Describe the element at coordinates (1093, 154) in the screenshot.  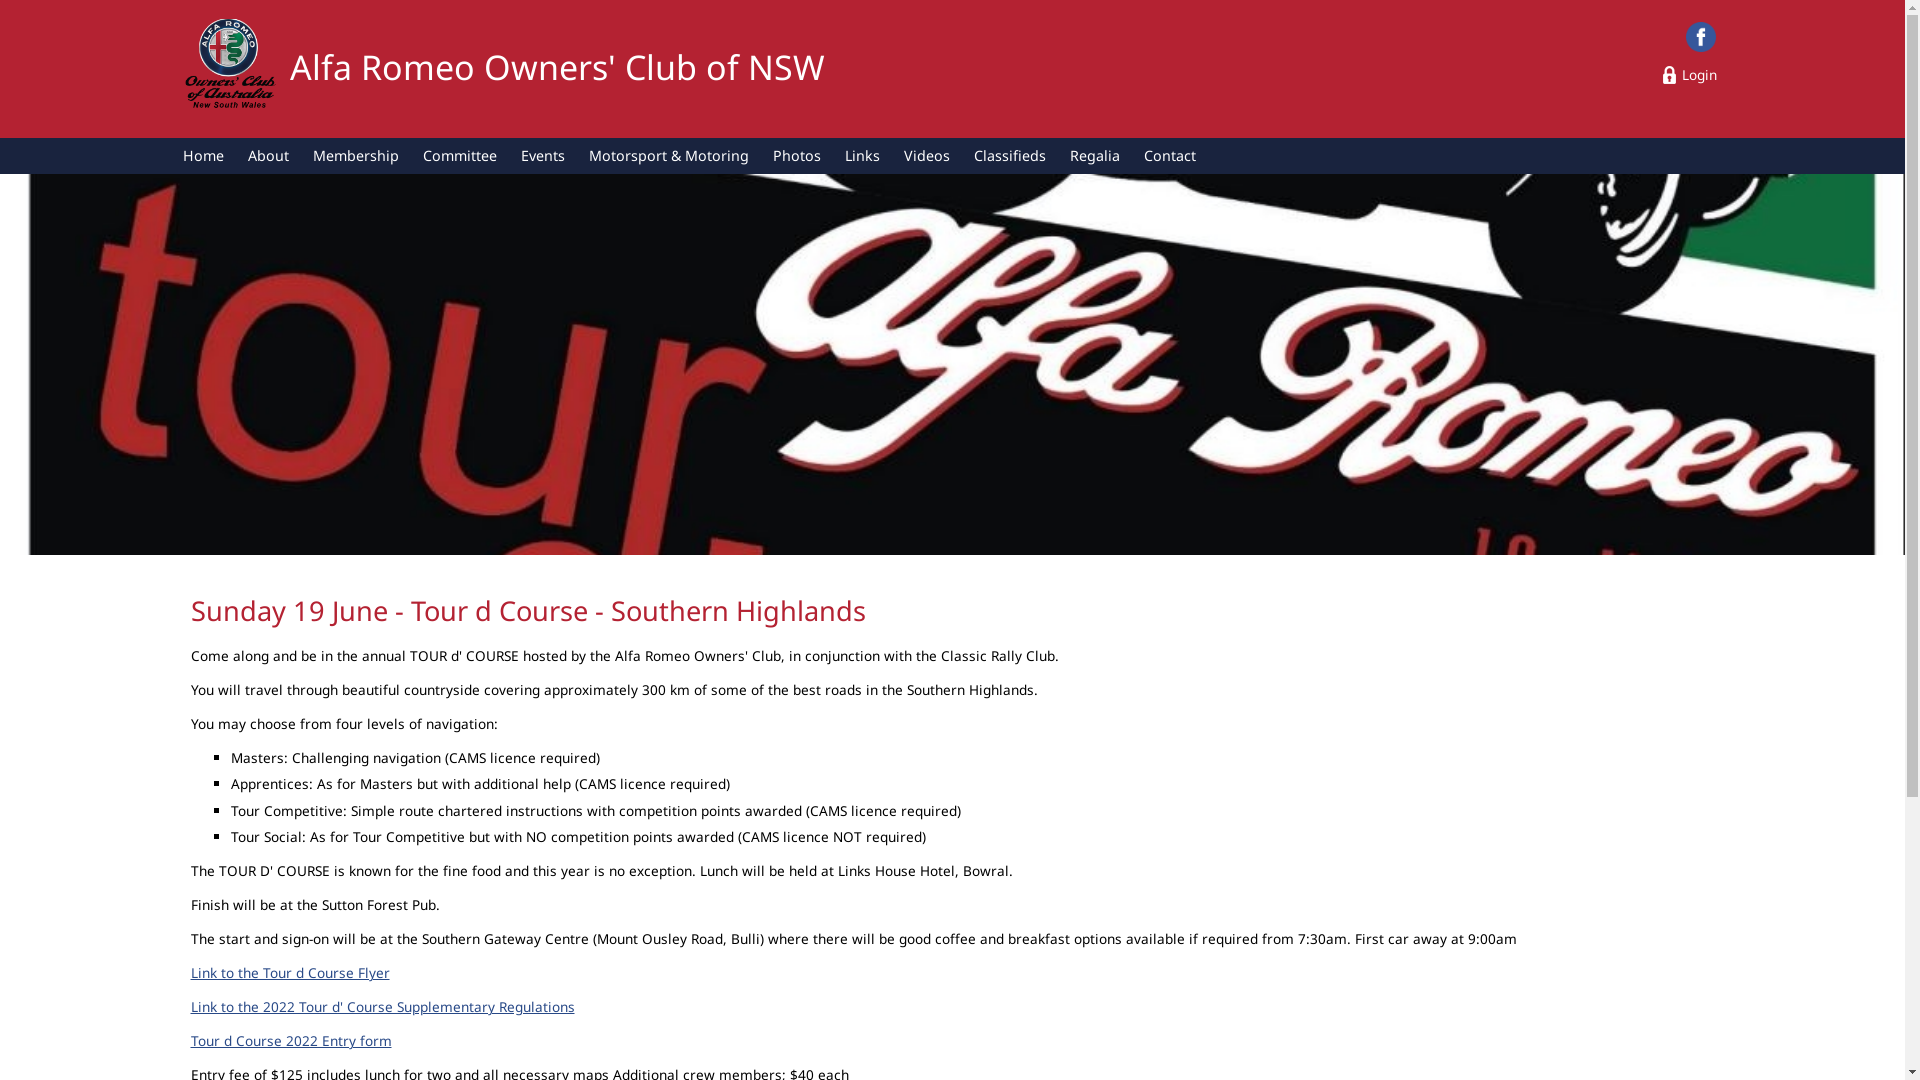
I see `'Regalia'` at that location.